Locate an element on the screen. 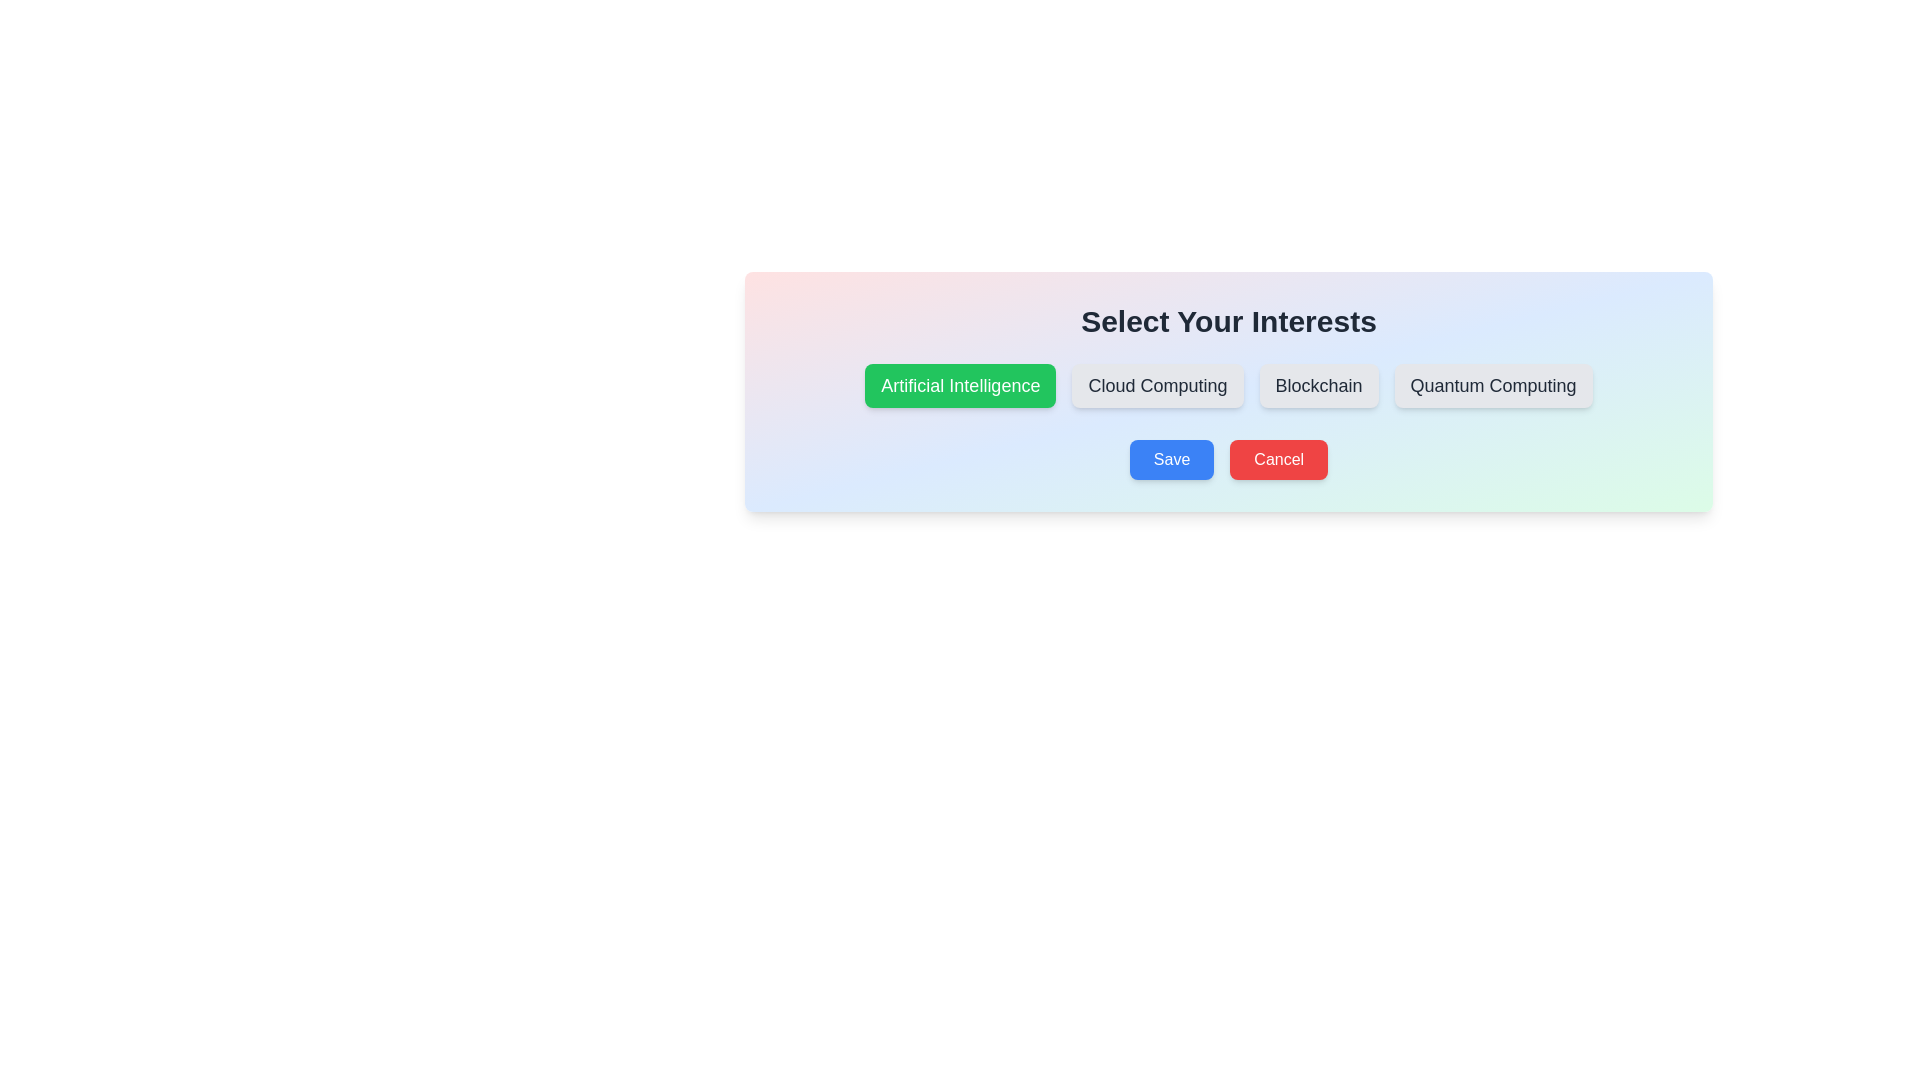 Image resolution: width=1920 pixels, height=1080 pixels. the button corresponding to the topic Quantum Computing to select or deselect it is located at coordinates (1493, 385).